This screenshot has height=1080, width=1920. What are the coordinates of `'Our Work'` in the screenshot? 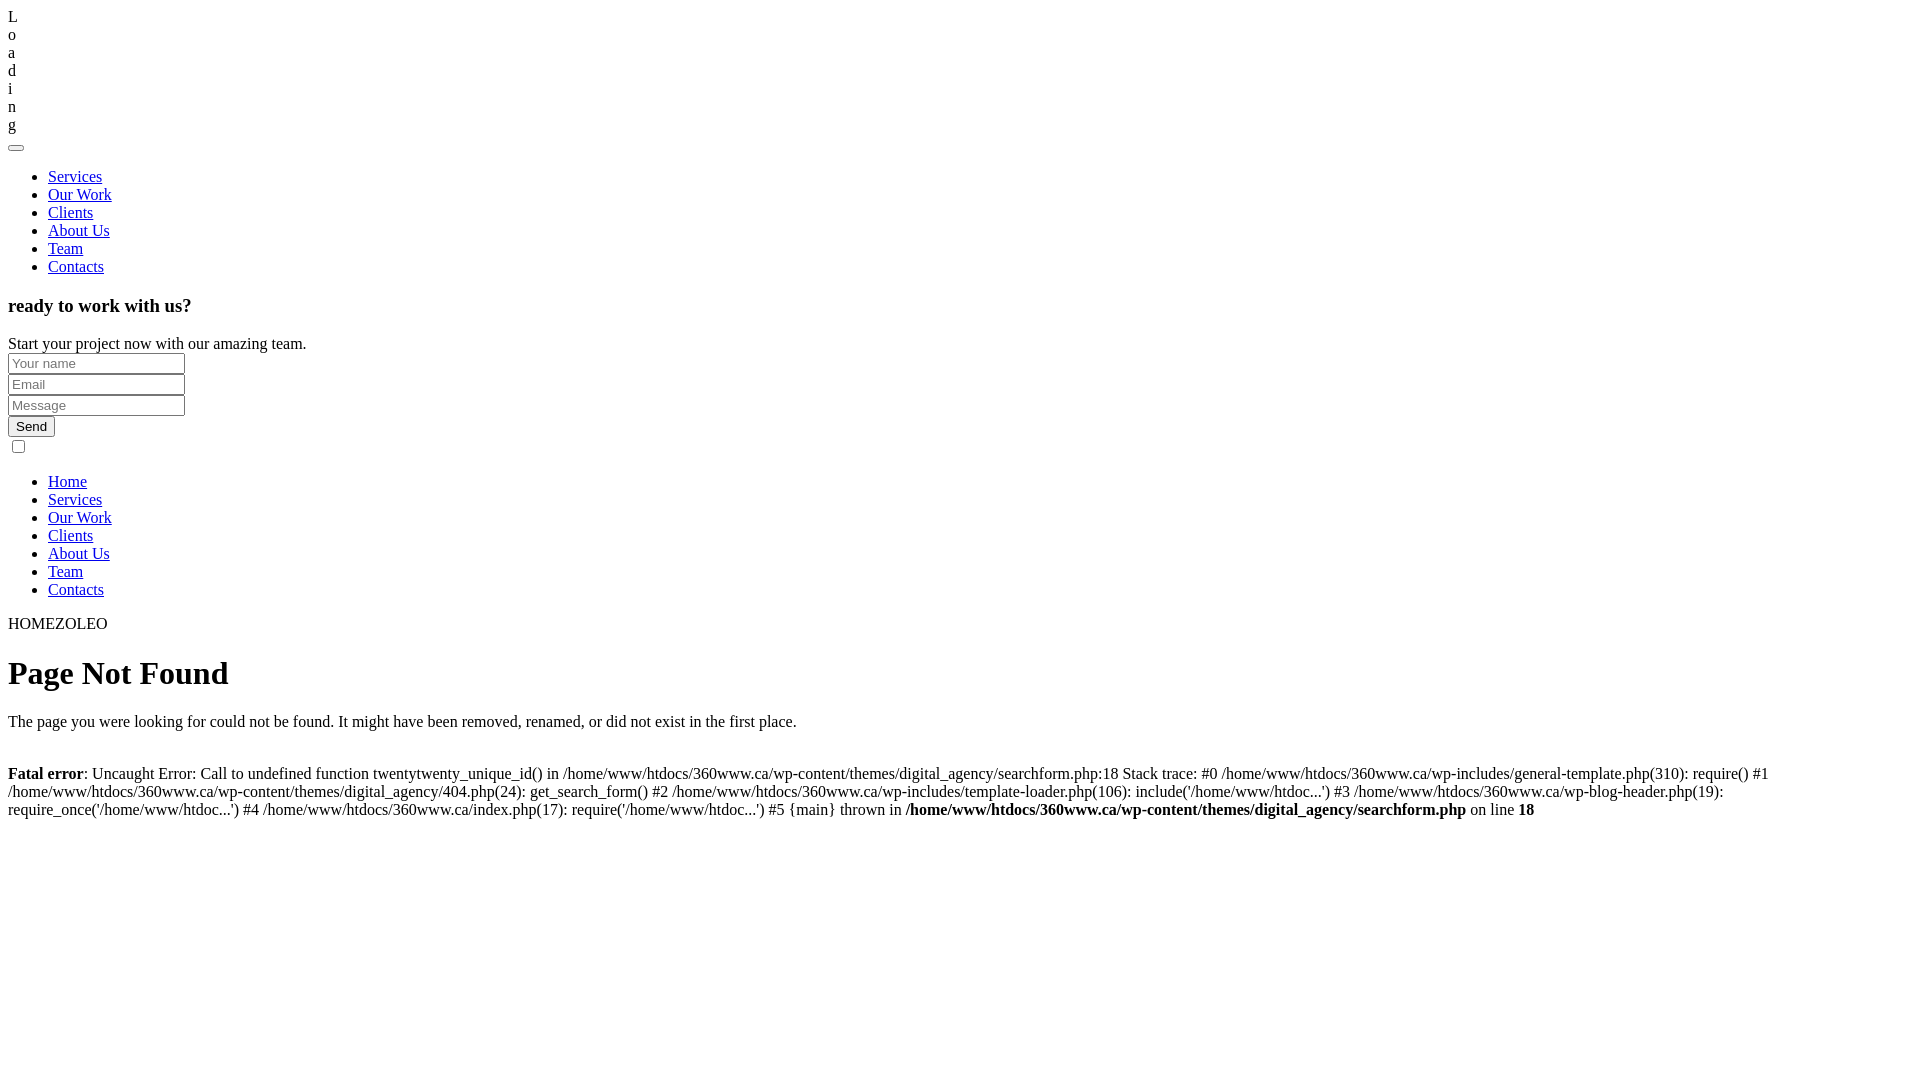 It's located at (48, 194).